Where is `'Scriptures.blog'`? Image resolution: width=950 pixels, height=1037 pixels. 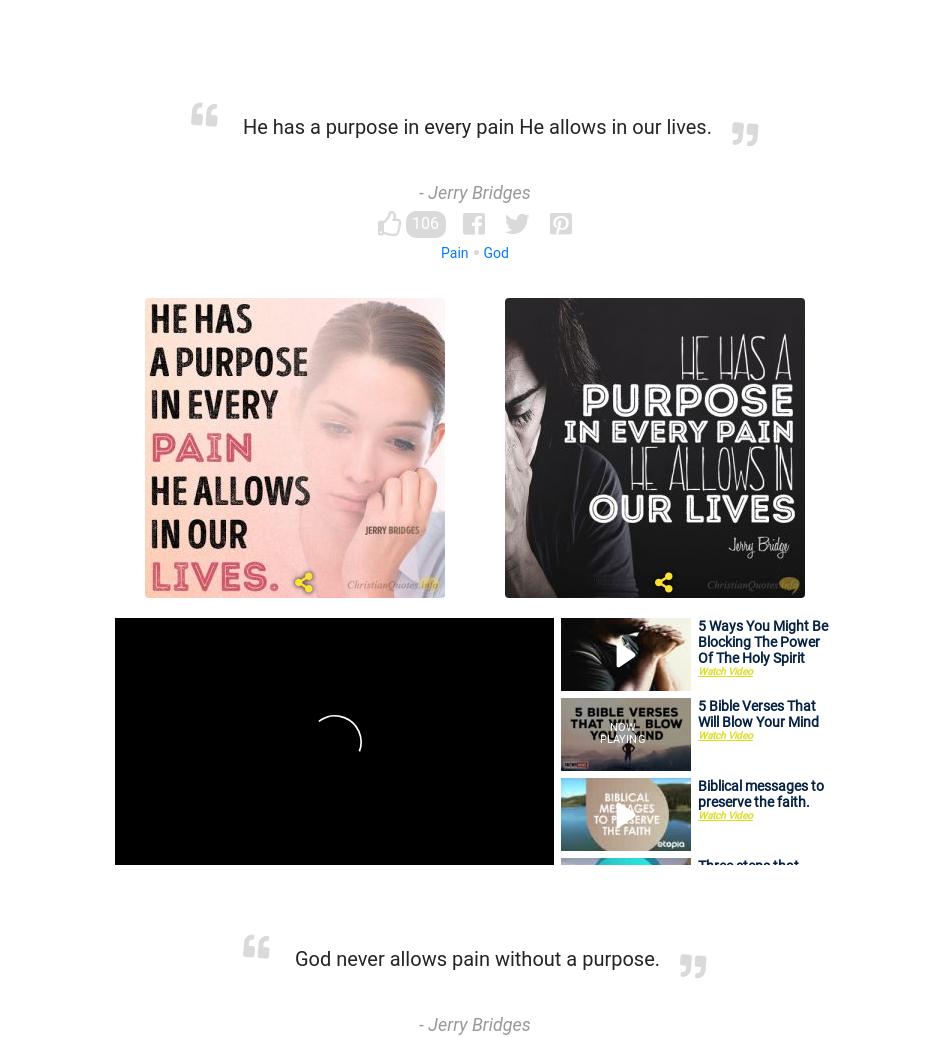
'Scriptures.blog' is located at coordinates (413, 864).